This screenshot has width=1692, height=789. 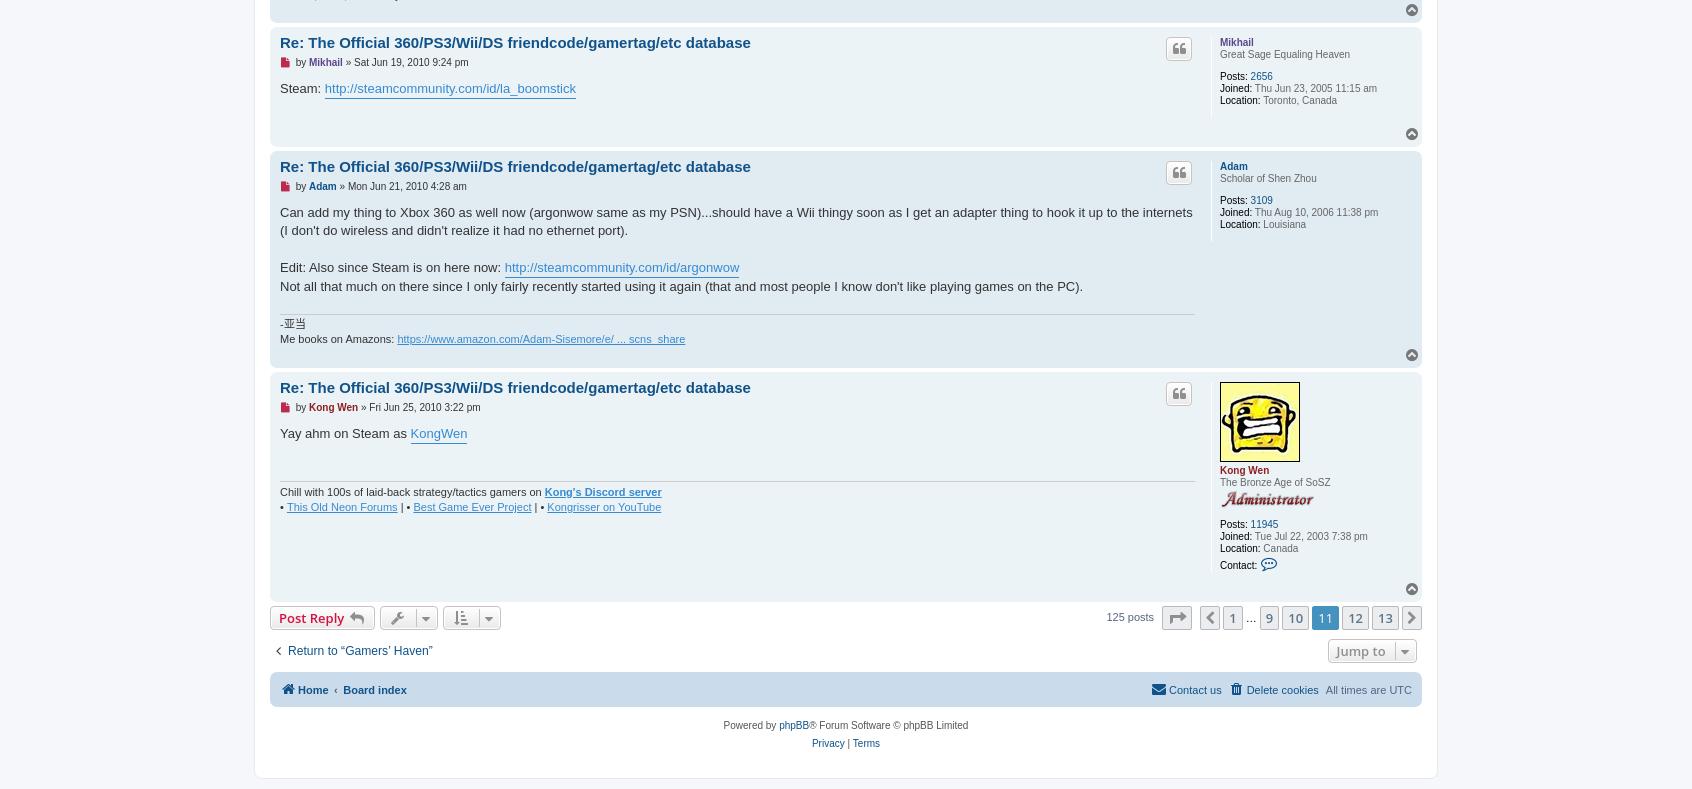 What do you see at coordinates (413, 504) in the screenshot?
I see `'Best Game Ever Project'` at bounding box center [413, 504].